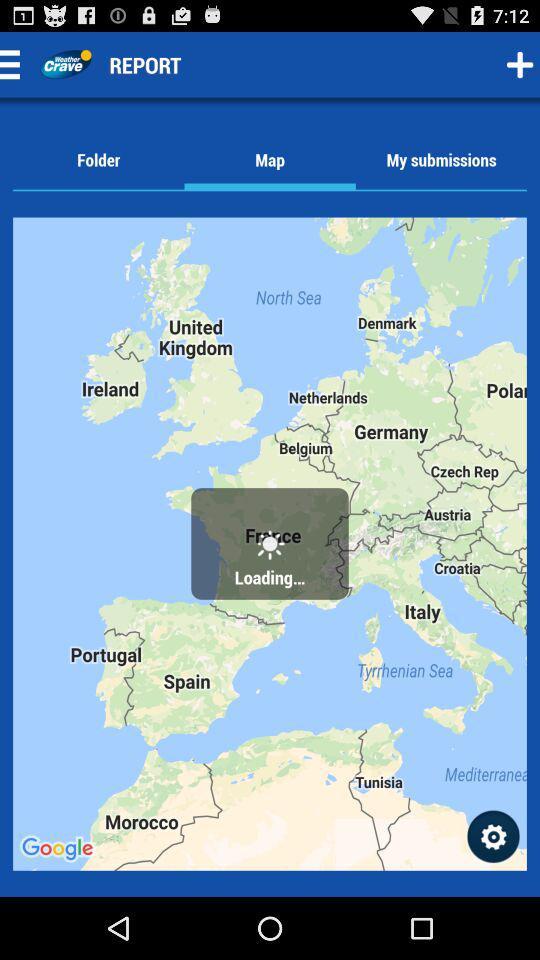  Describe the element at coordinates (492, 895) in the screenshot. I see `the settings icon` at that location.